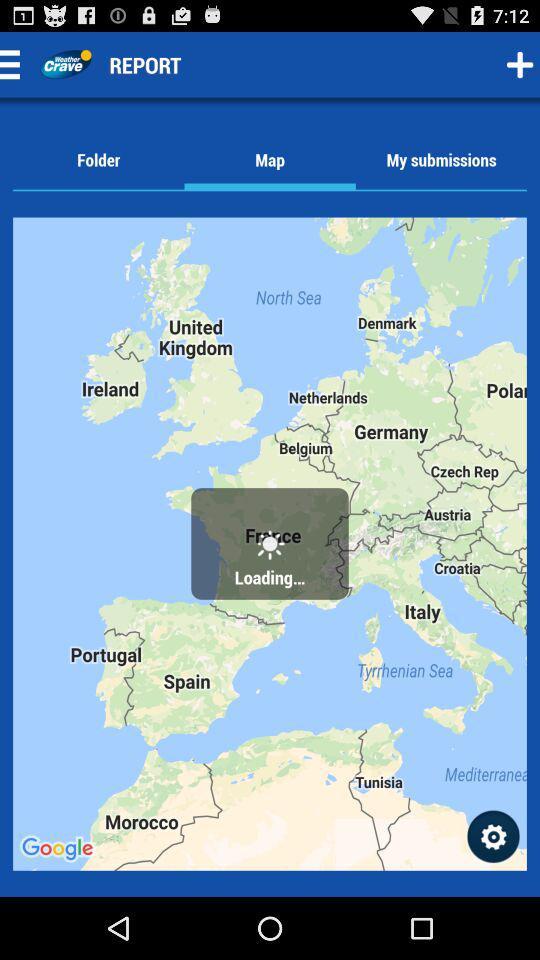  Describe the element at coordinates (492, 895) in the screenshot. I see `the settings icon` at that location.